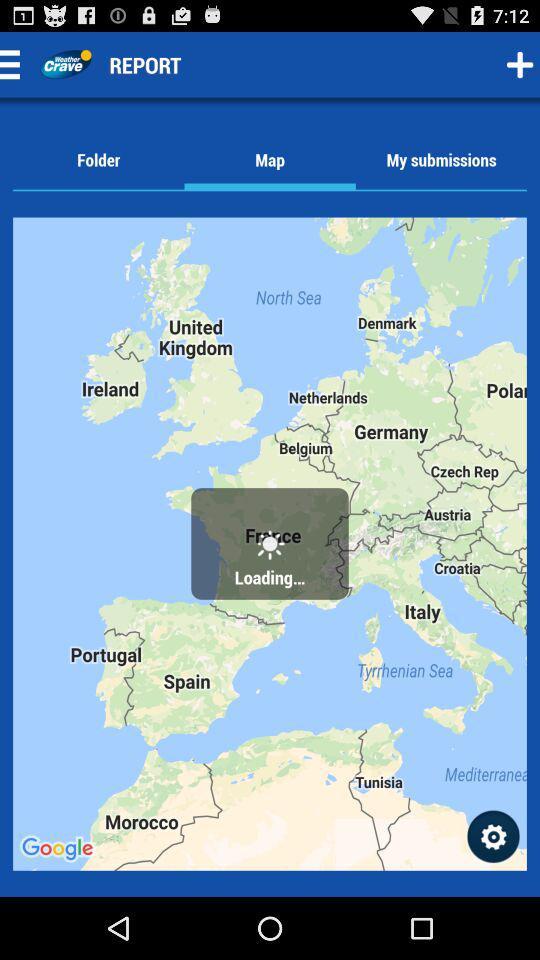  Describe the element at coordinates (492, 895) in the screenshot. I see `the settings icon` at that location.